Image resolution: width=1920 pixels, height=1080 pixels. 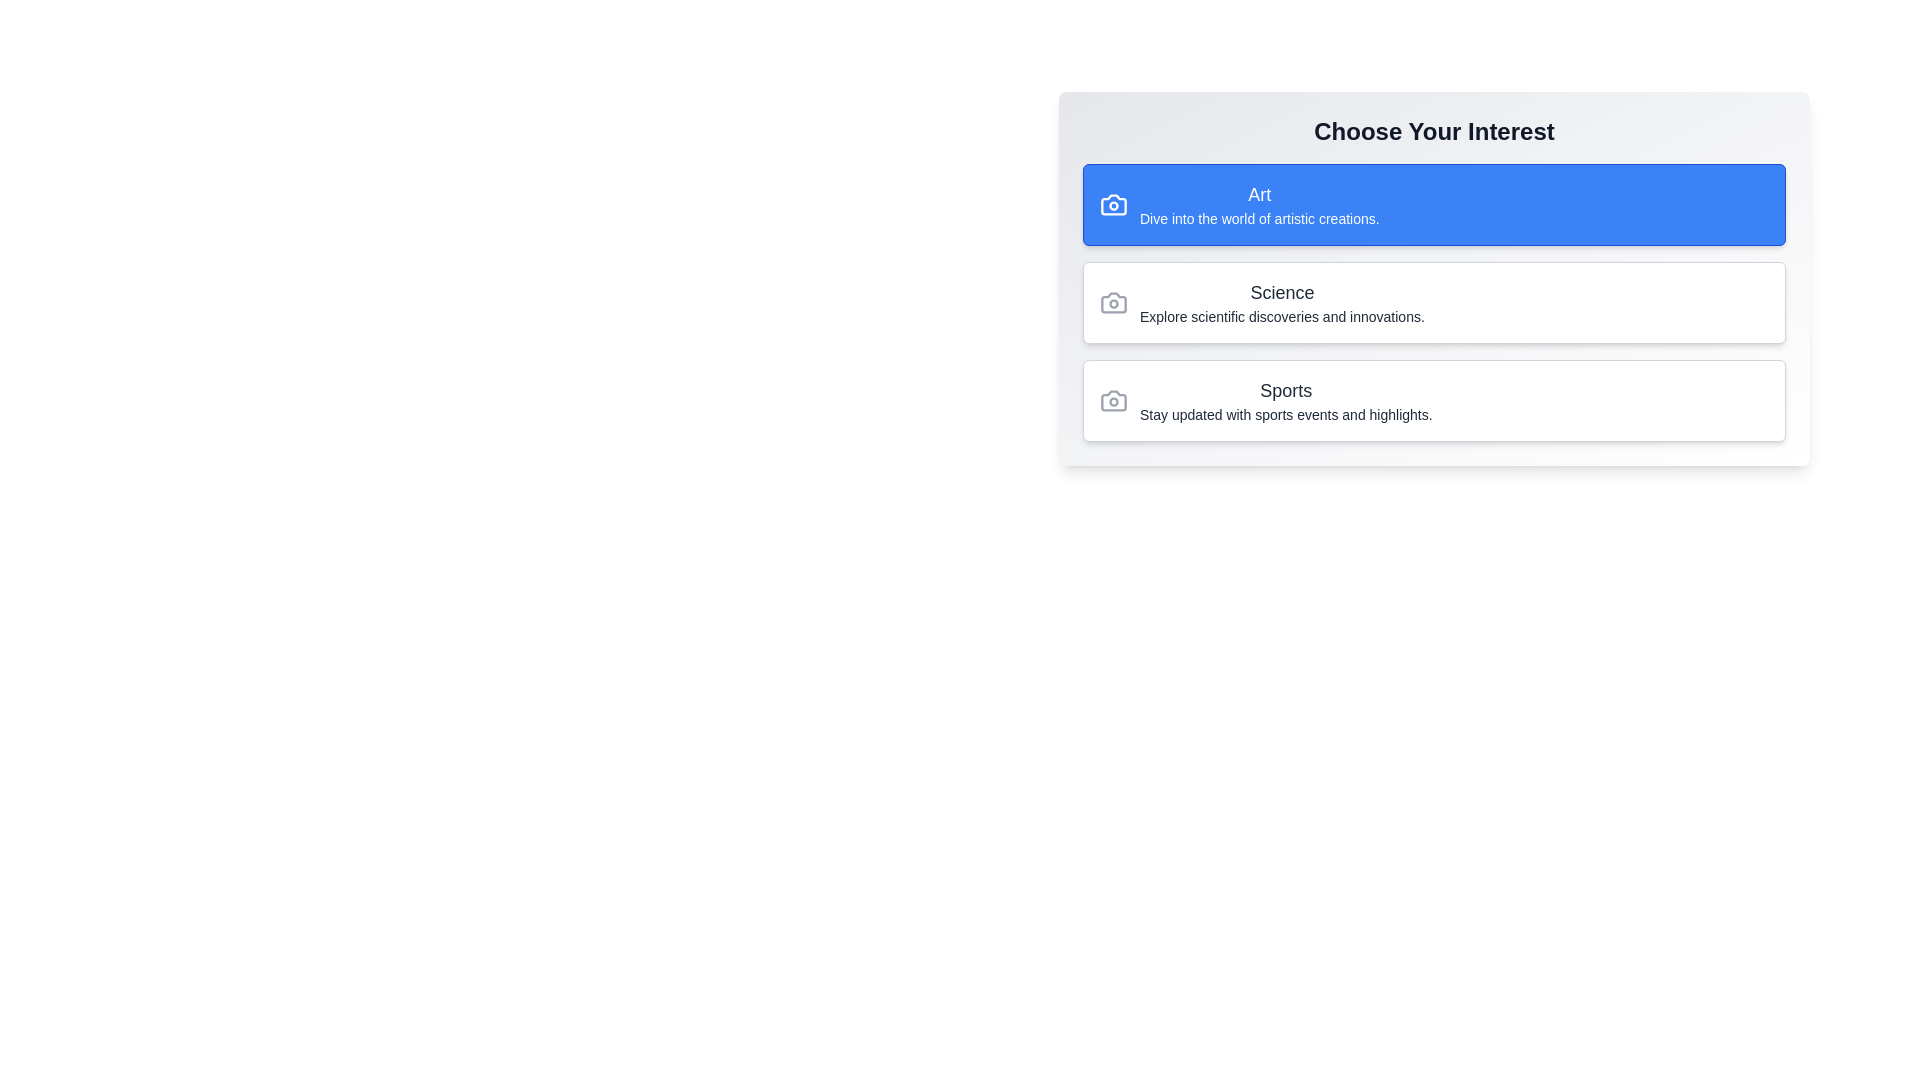 What do you see at coordinates (1286, 390) in the screenshot?
I see `the Static Text Label that serves as the title for the third card in the vertical list layout, positioned centrally within its card` at bounding box center [1286, 390].